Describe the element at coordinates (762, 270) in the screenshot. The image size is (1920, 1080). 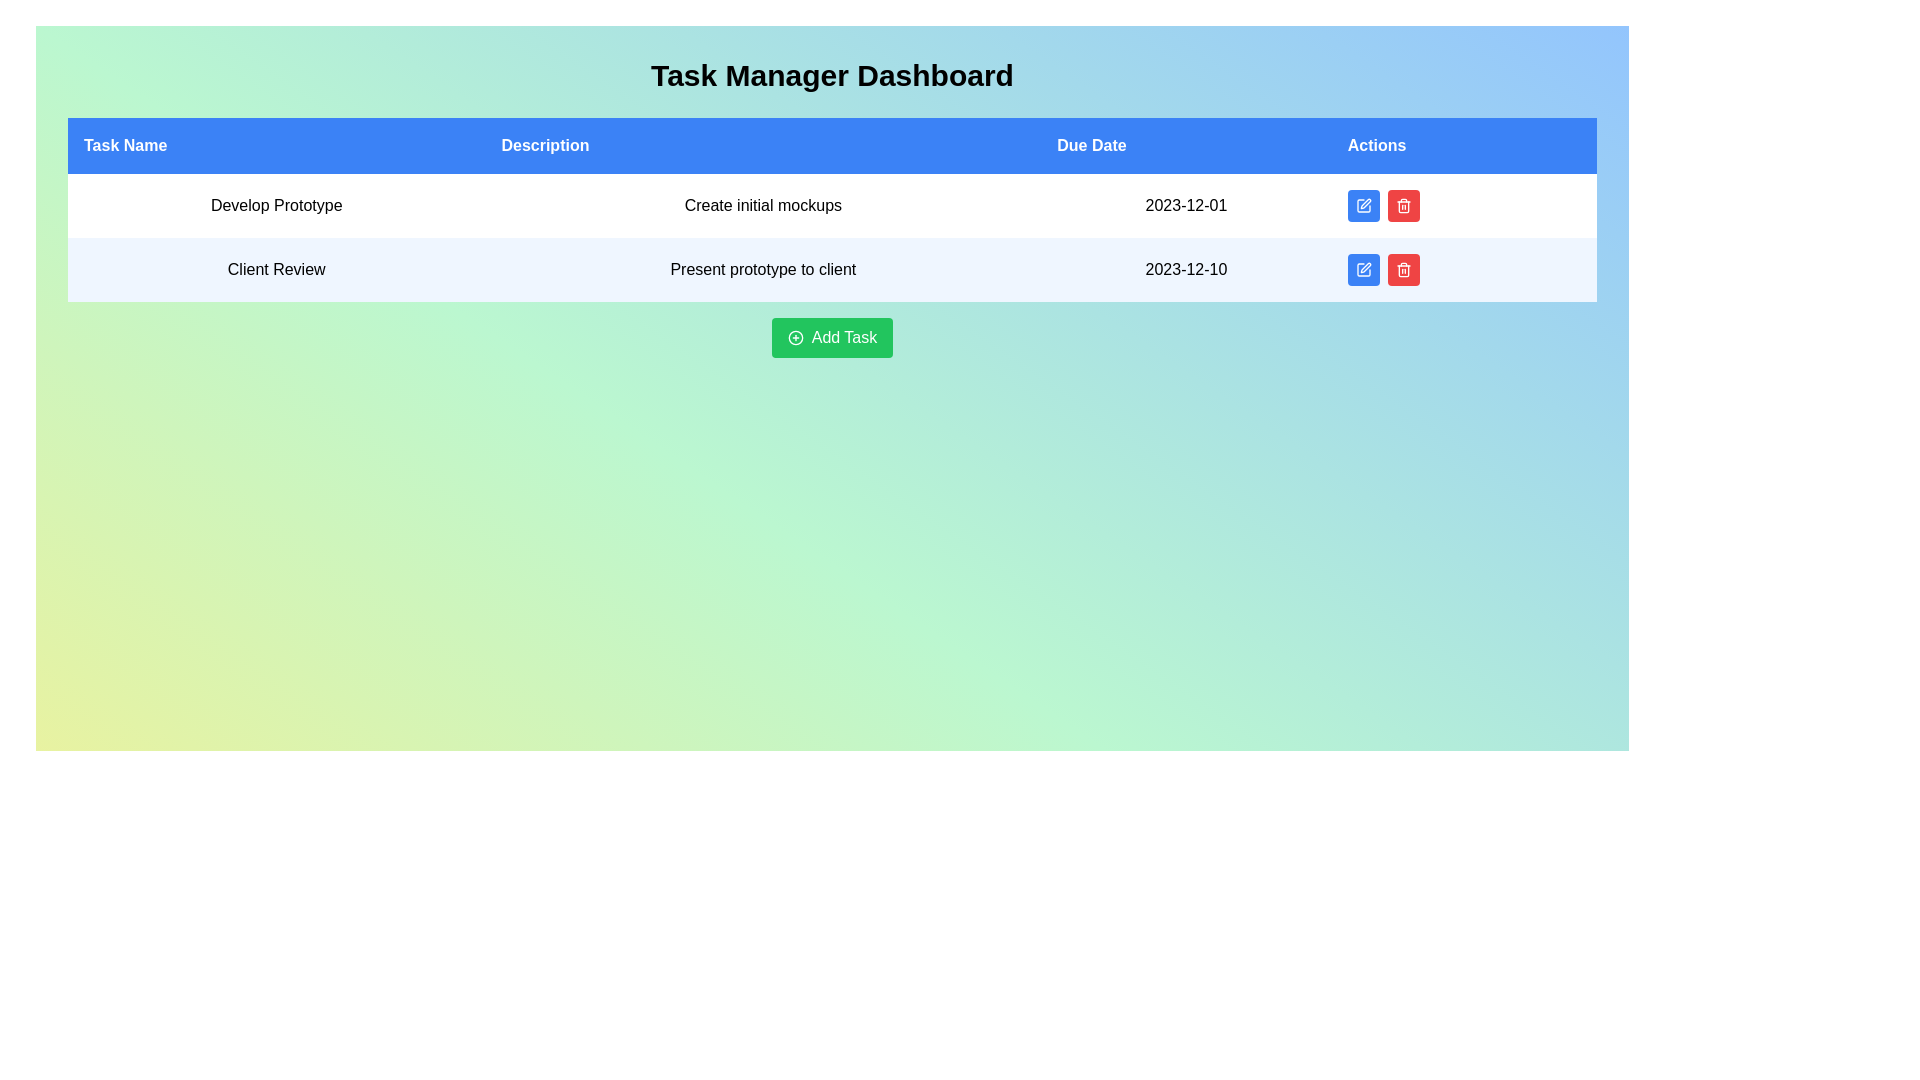
I see `the static text element displaying 'Present prototype to client' in the 'Description' column of the table in the 'Task Manager Dashboard'` at that location.